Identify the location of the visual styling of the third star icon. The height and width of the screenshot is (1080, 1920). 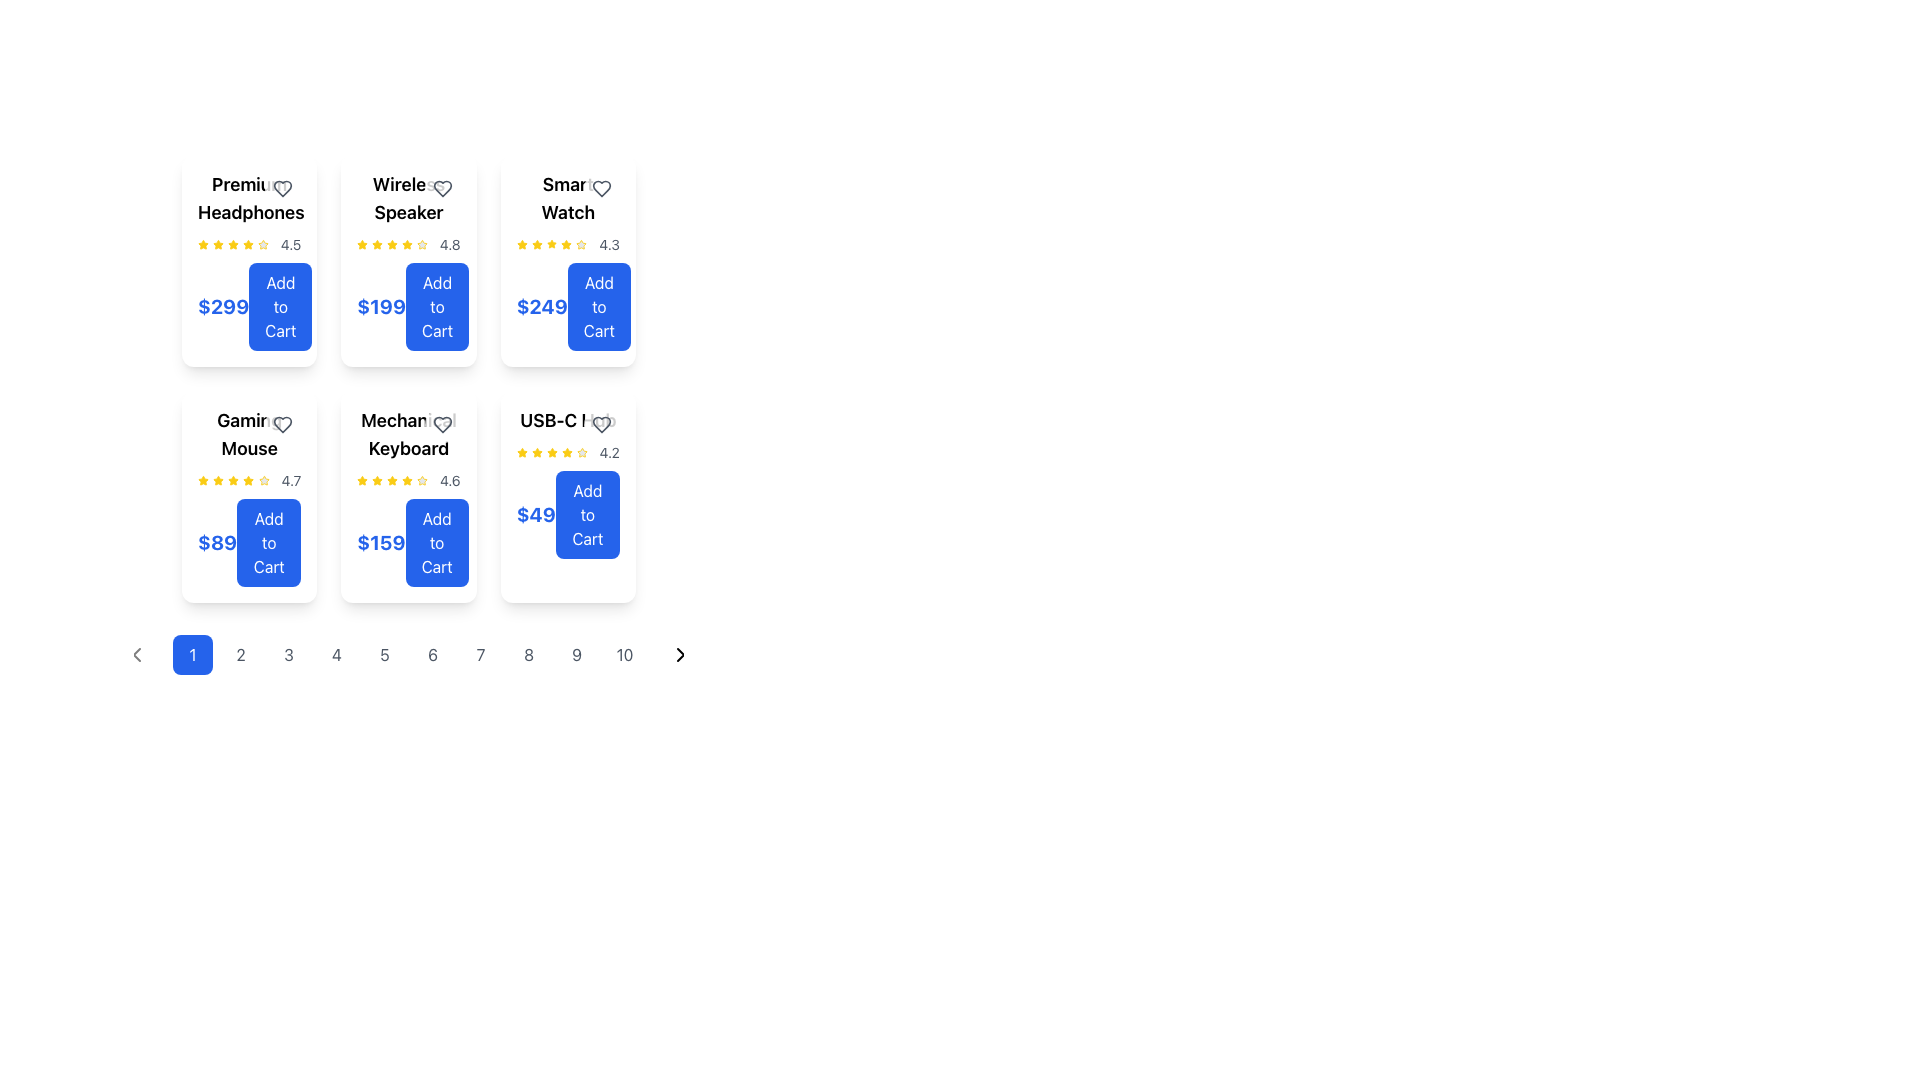
(218, 244).